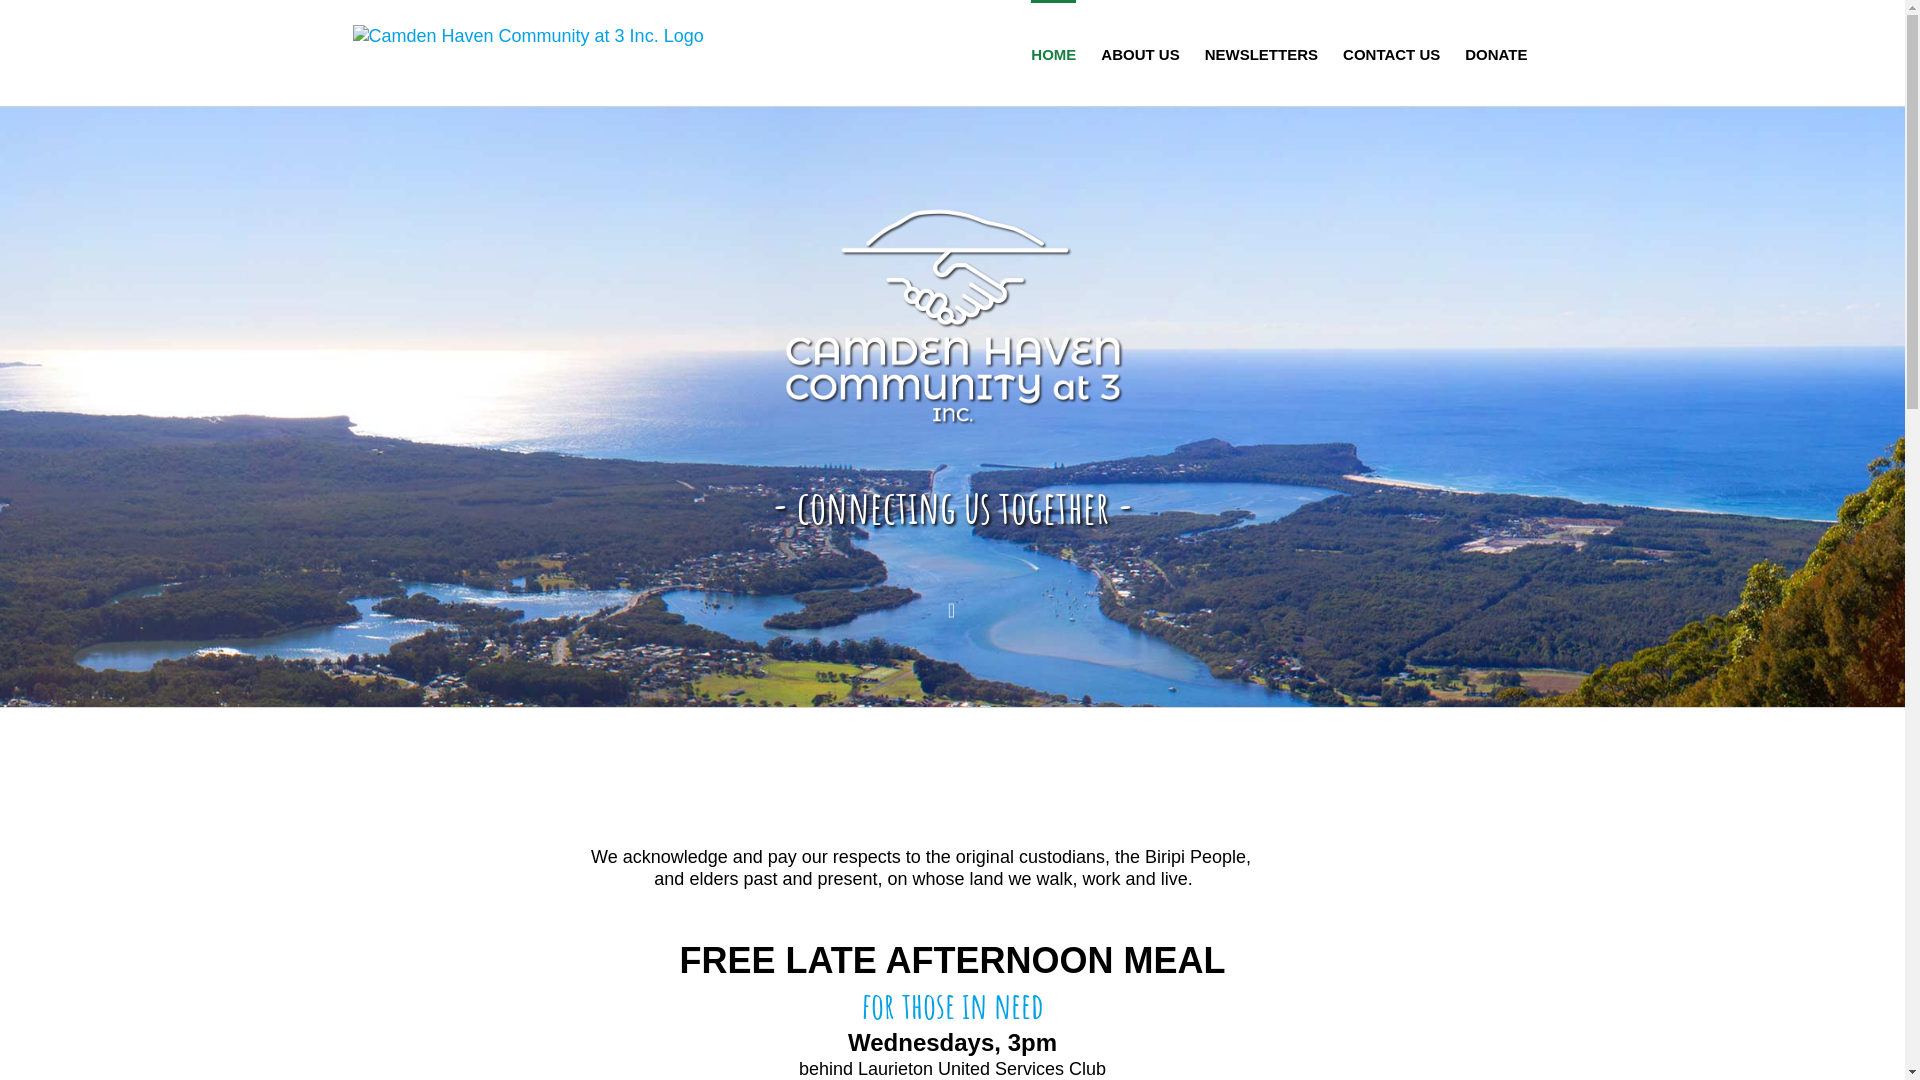 The height and width of the screenshot is (1080, 1920). Describe the element at coordinates (1140, 52) in the screenshot. I see `'ABOUT US'` at that location.